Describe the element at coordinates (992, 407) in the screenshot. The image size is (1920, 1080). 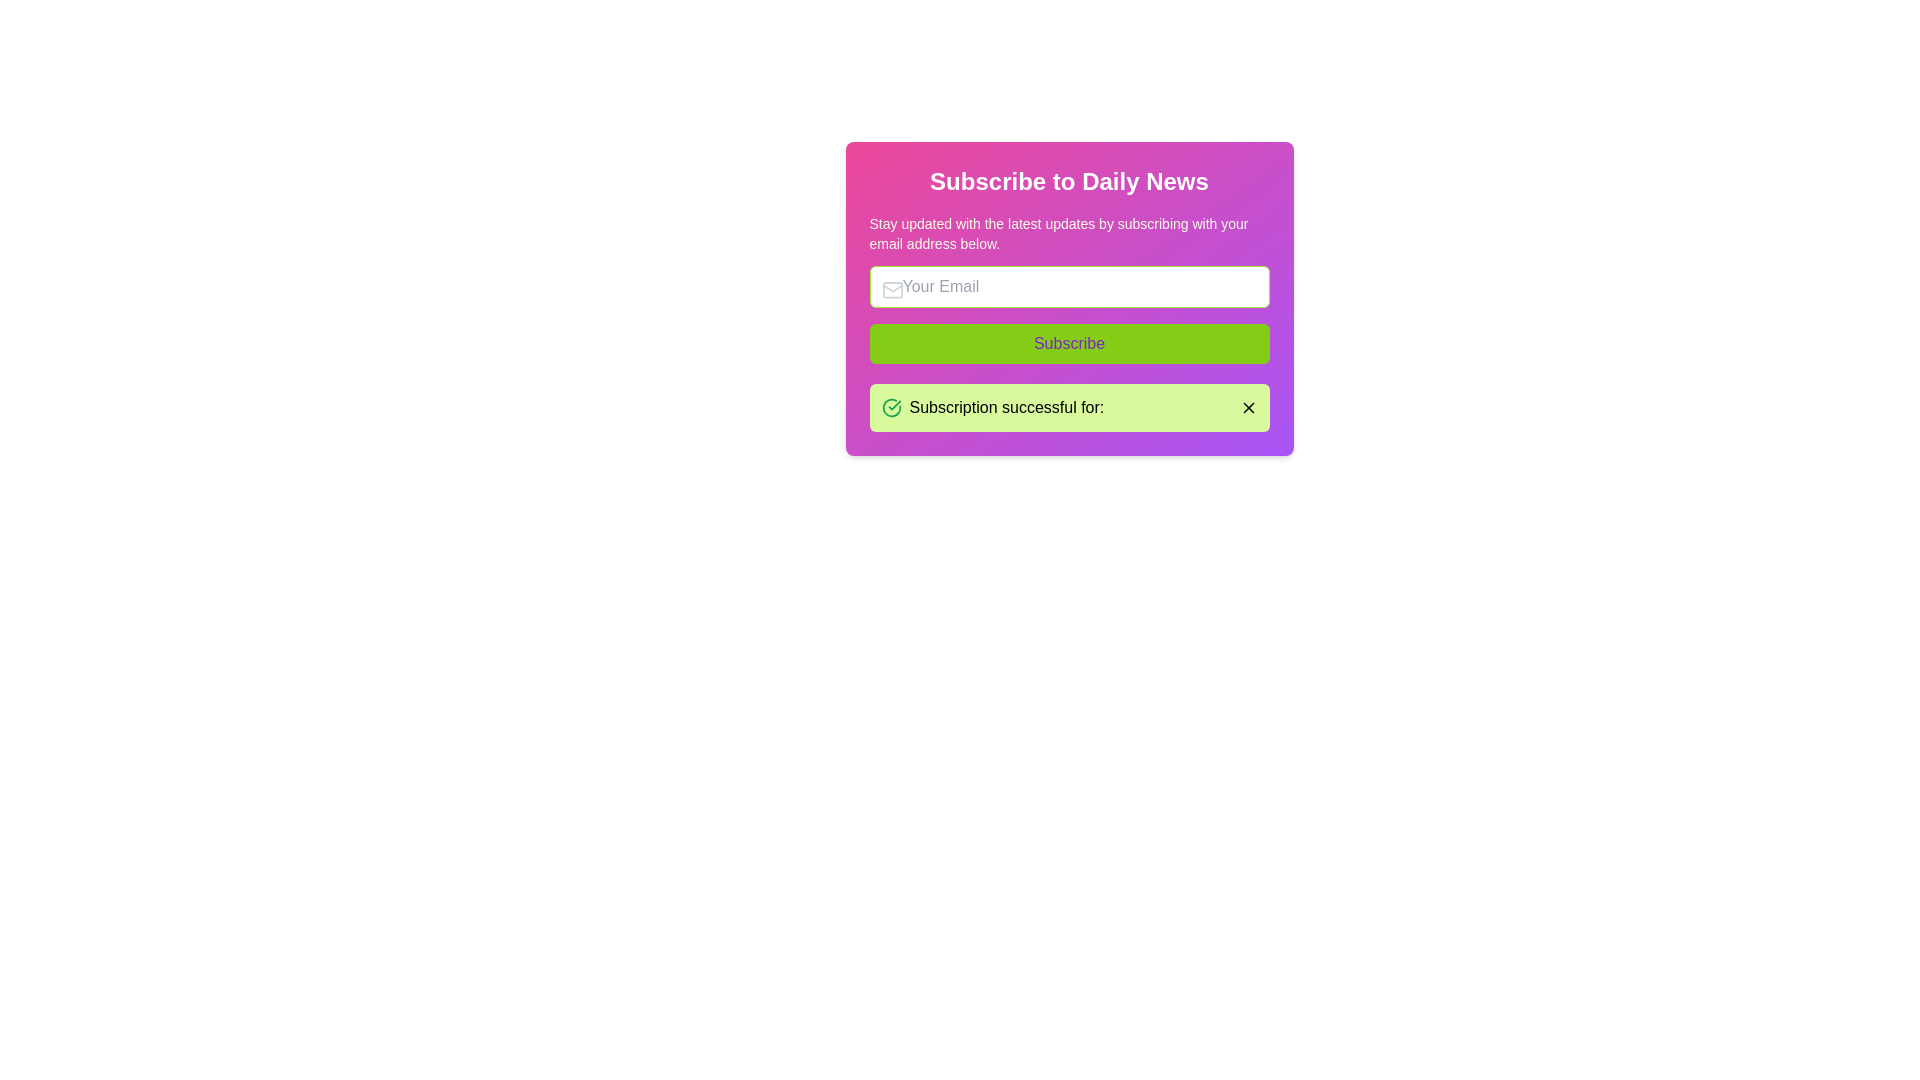
I see `text label that states 'Subscription successful for:' located in the notification banner, which is styled in bold and accompanied by a green checkmark icon` at that location.